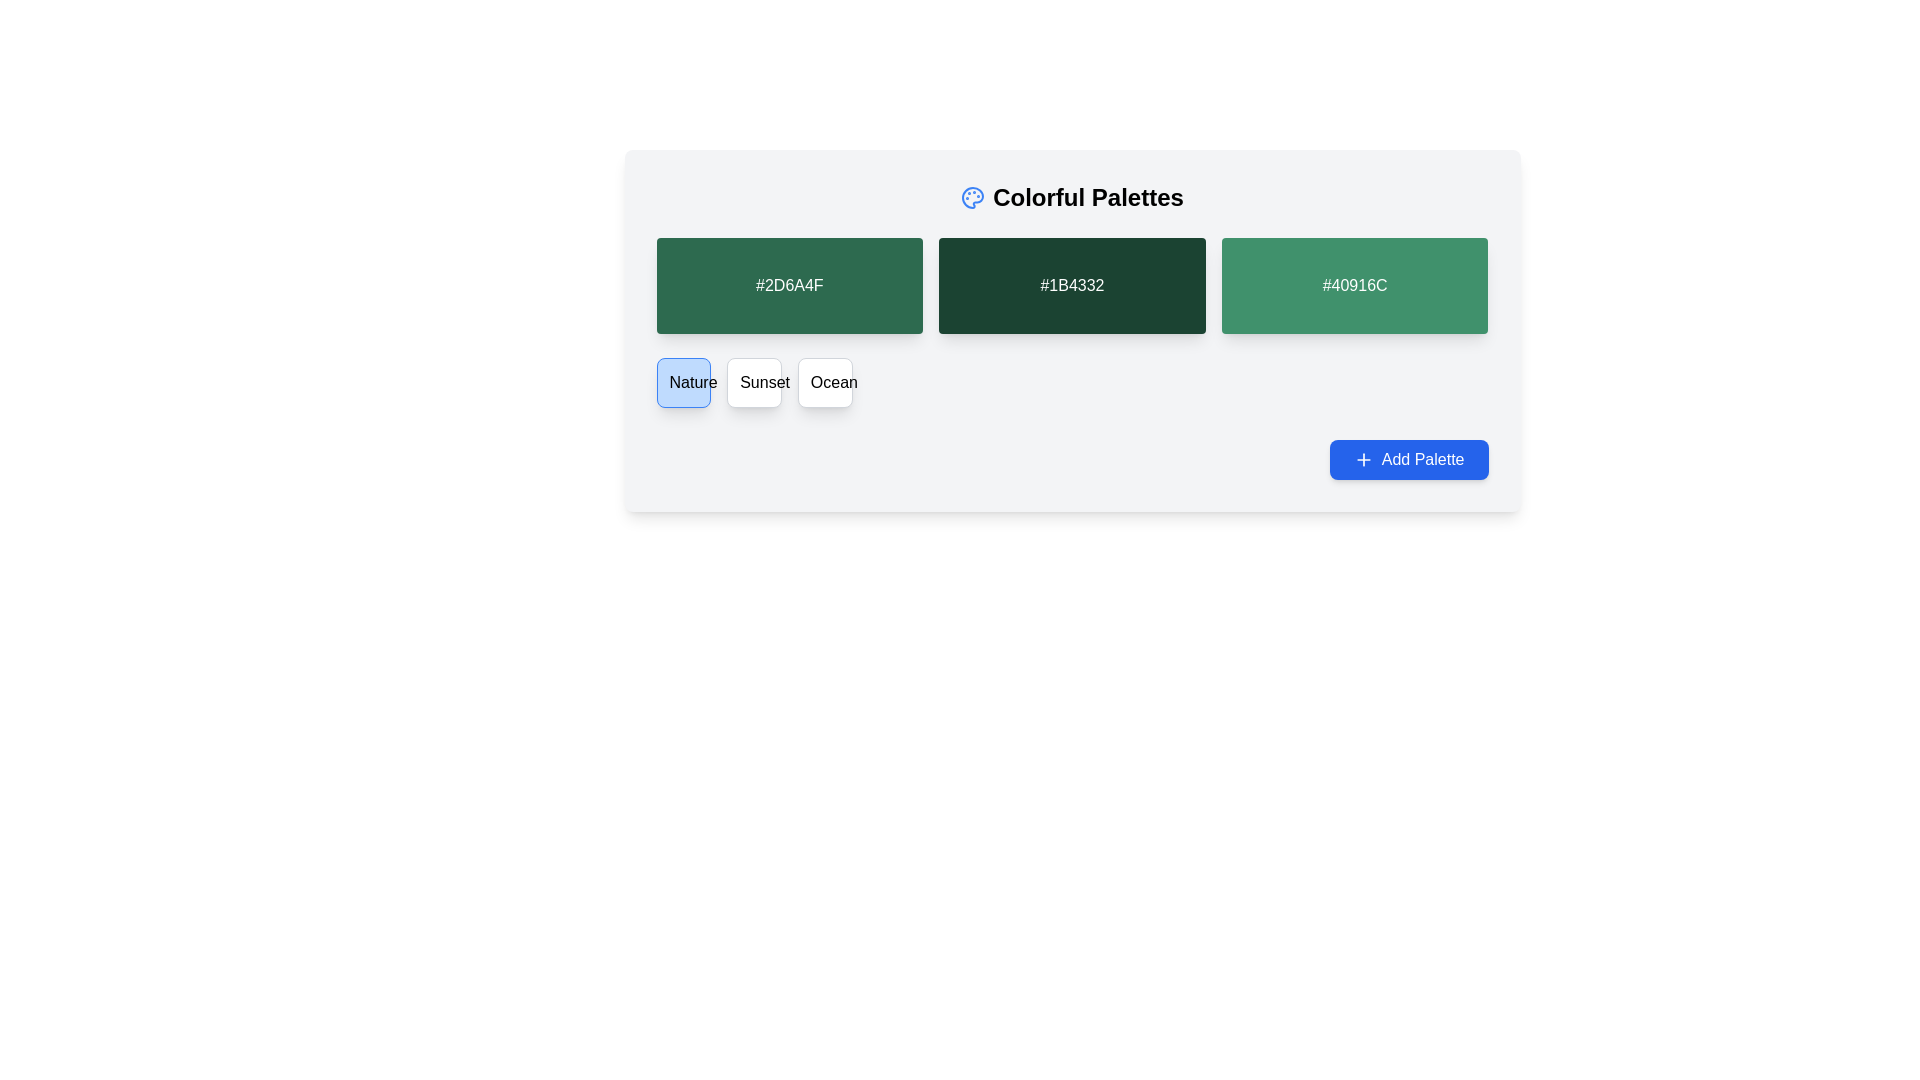 This screenshot has height=1080, width=1920. Describe the element at coordinates (683, 382) in the screenshot. I see `the 'Nature' button, which is the leftmost button in a group of three buttons under the 'Colorful Palettes' title` at that location.